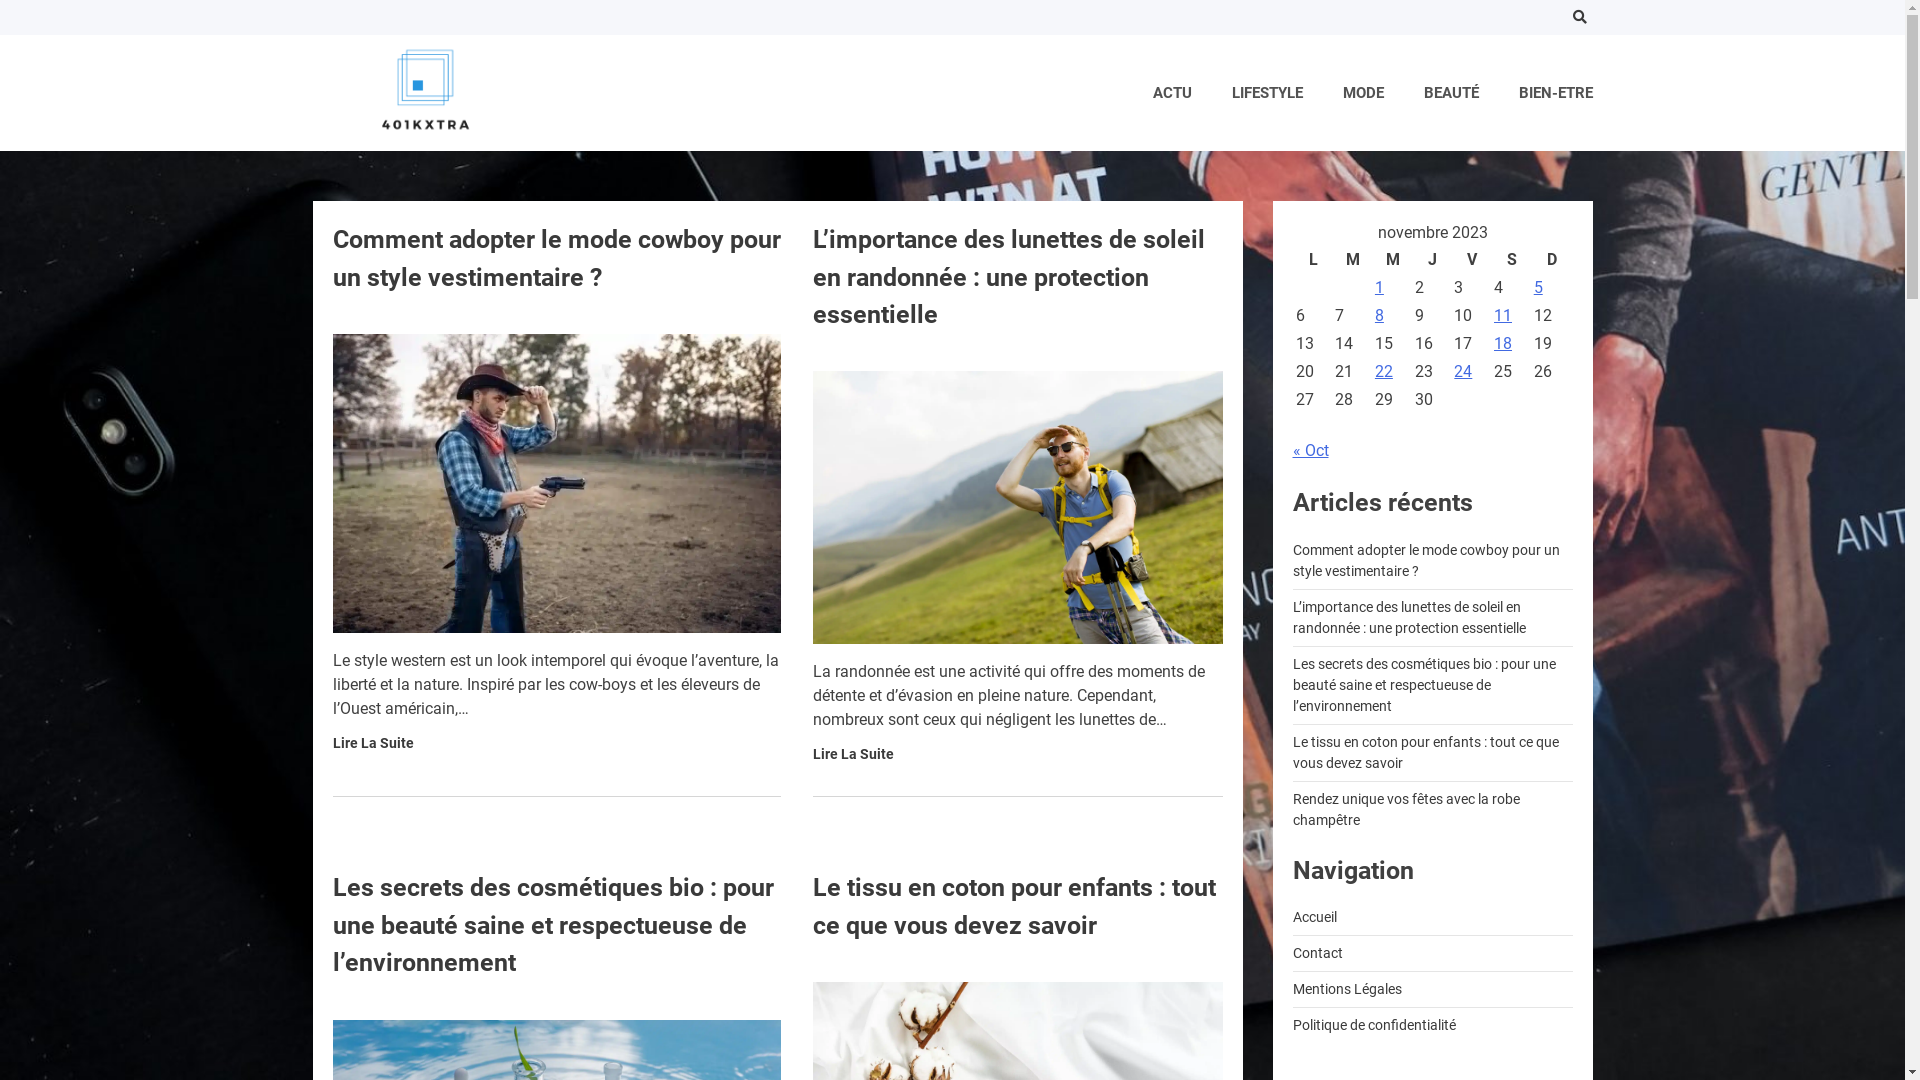  Describe the element at coordinates (1266, 93) in the screenshot. I see `'LIFESTYLE'` at that location.